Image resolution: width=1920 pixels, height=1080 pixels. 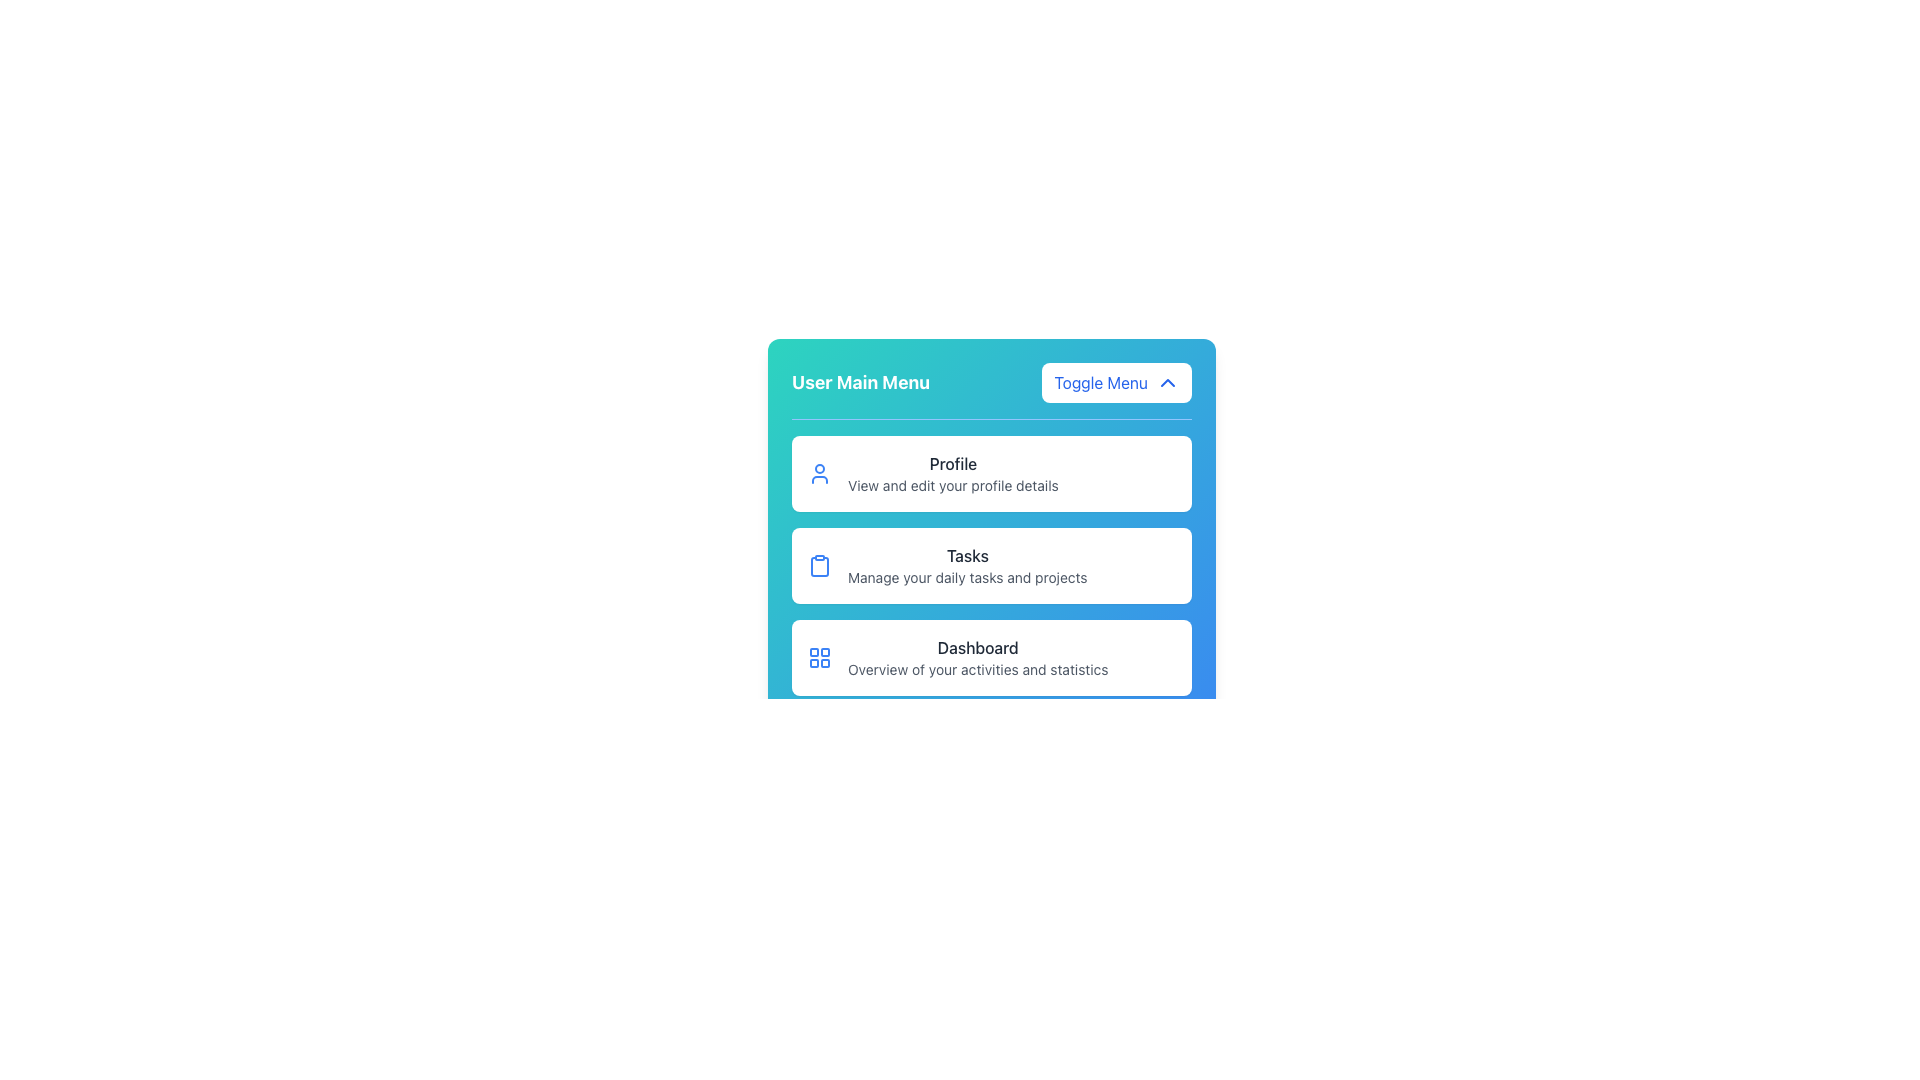 What do you see at coordinates (978, 648) in the screenshot?
I see `text label indicating 'Dashboard' located at the bottom section of the 'User Main Menu' interface, under the 'Tasks' section` at bounding box center [978, 648].